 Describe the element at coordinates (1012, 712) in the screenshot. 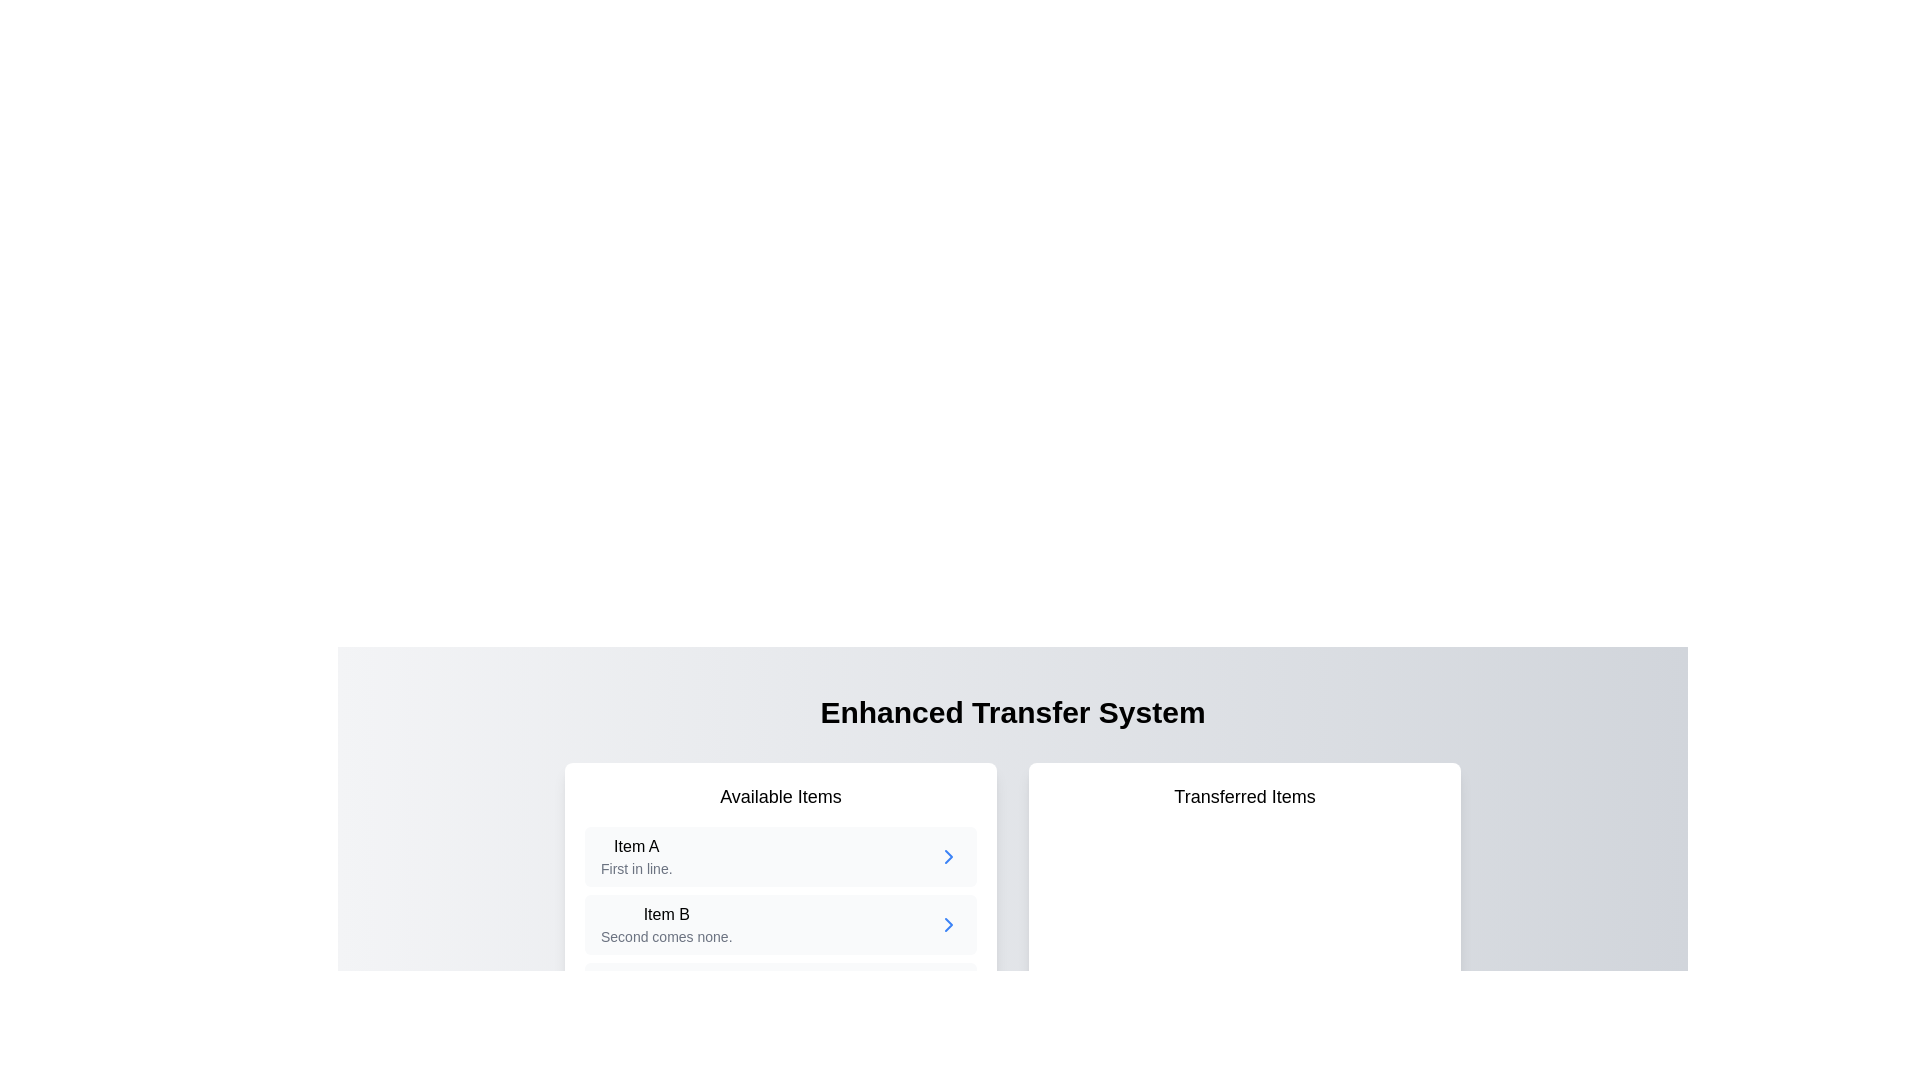

I see `the bold and large text label stating 'Enhanced Transfer System', which is centered at the top of its section with a black font on a light background` at that location.